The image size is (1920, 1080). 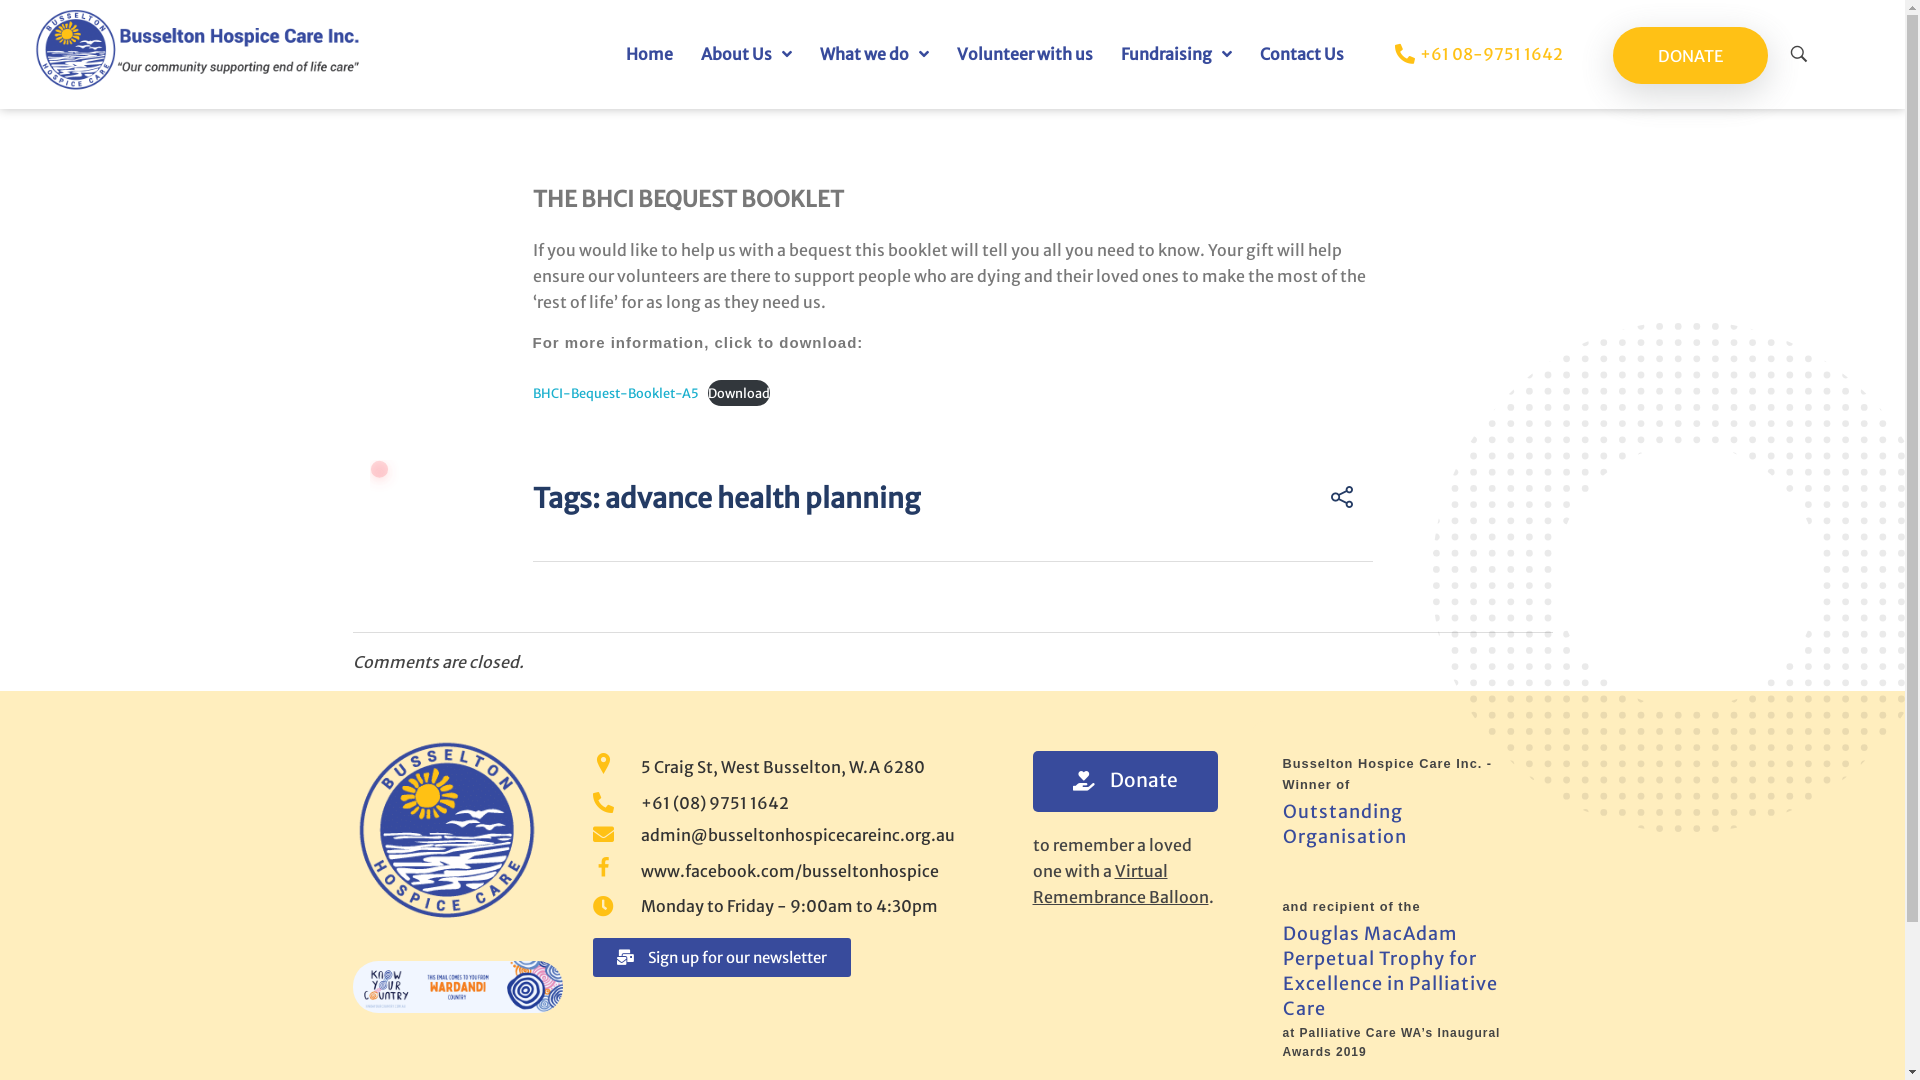 I want to click on 'Download', so click(x=708, y=393).